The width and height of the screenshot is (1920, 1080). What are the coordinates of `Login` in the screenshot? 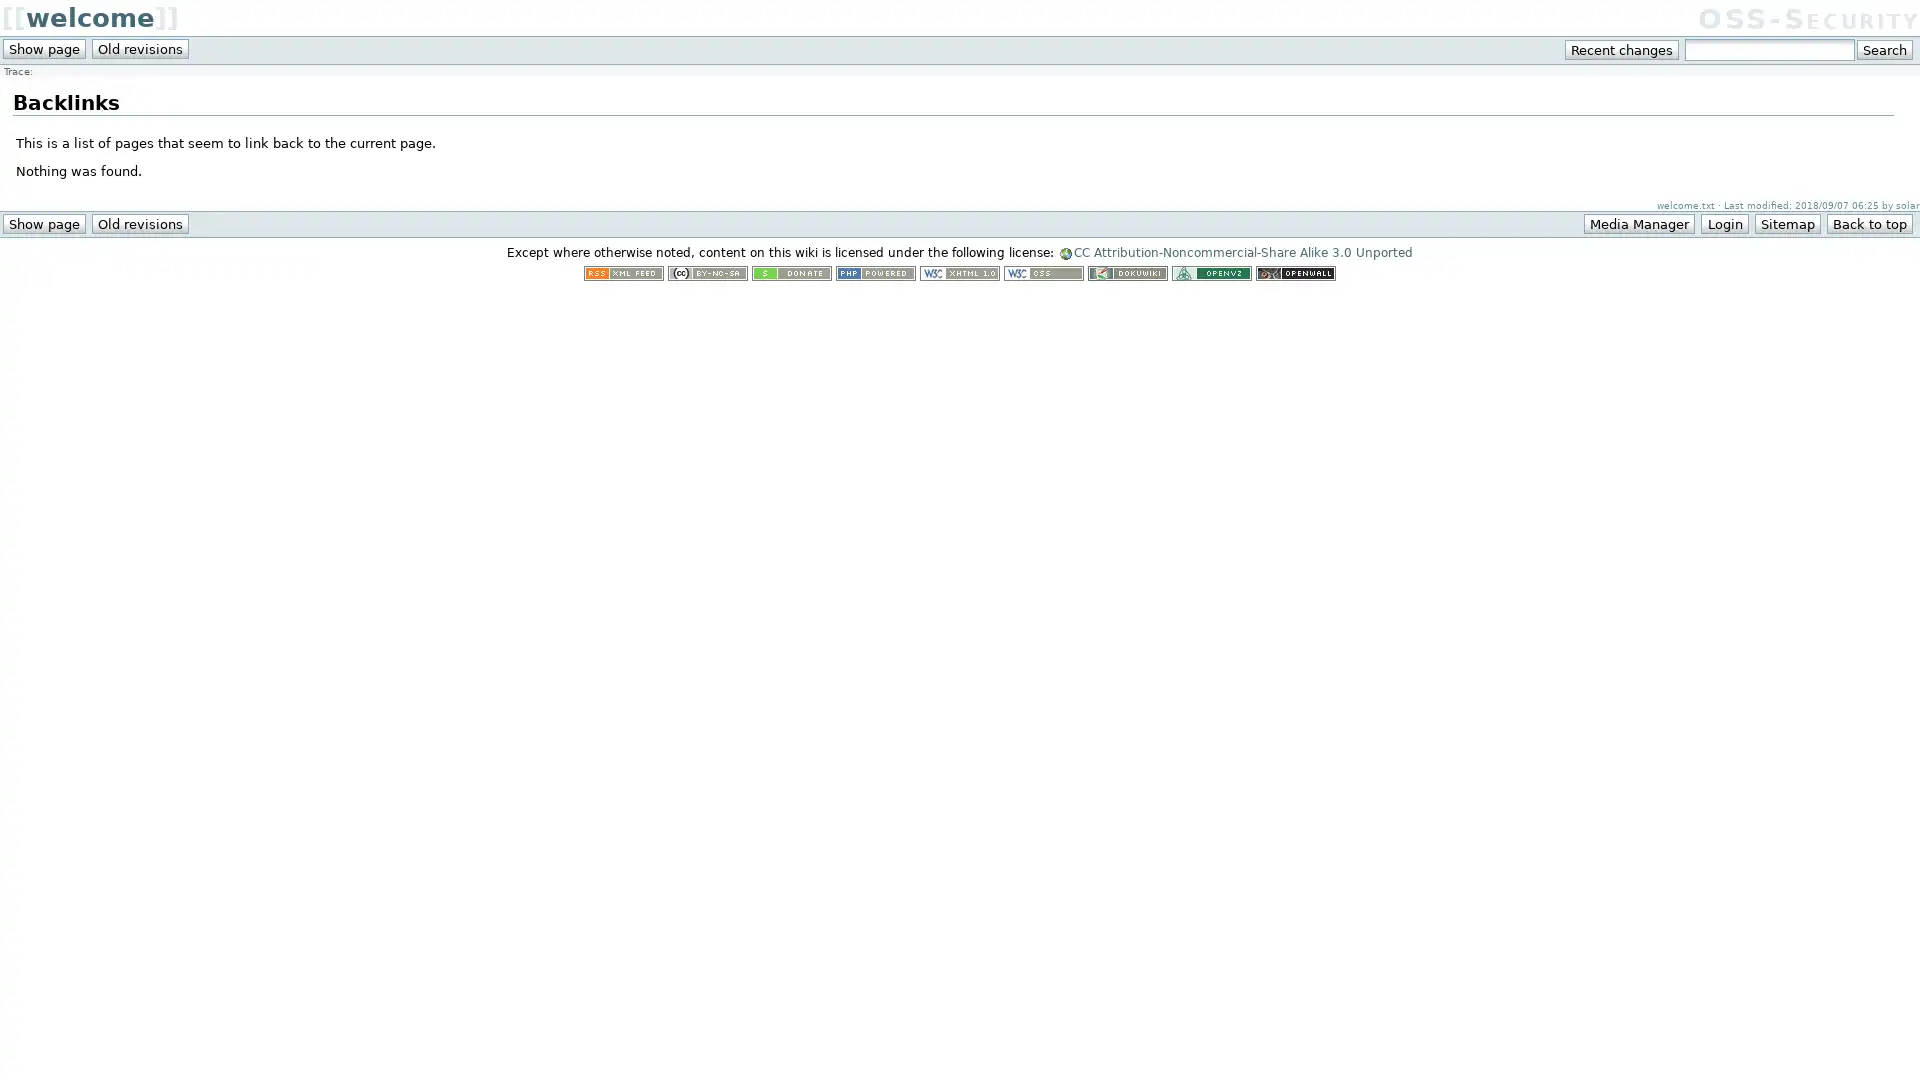 It's located at (1723, 223).